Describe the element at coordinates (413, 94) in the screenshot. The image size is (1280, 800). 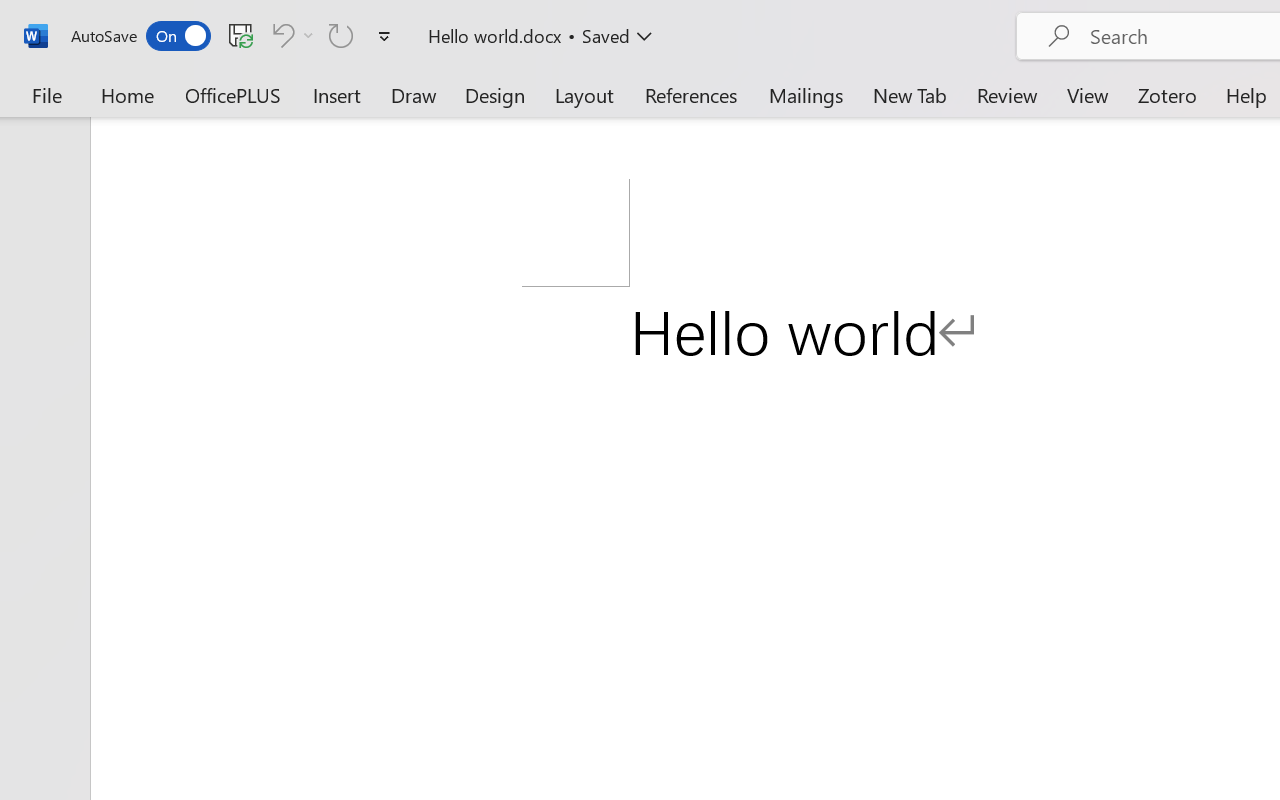
I see `'Draw'` at that location.